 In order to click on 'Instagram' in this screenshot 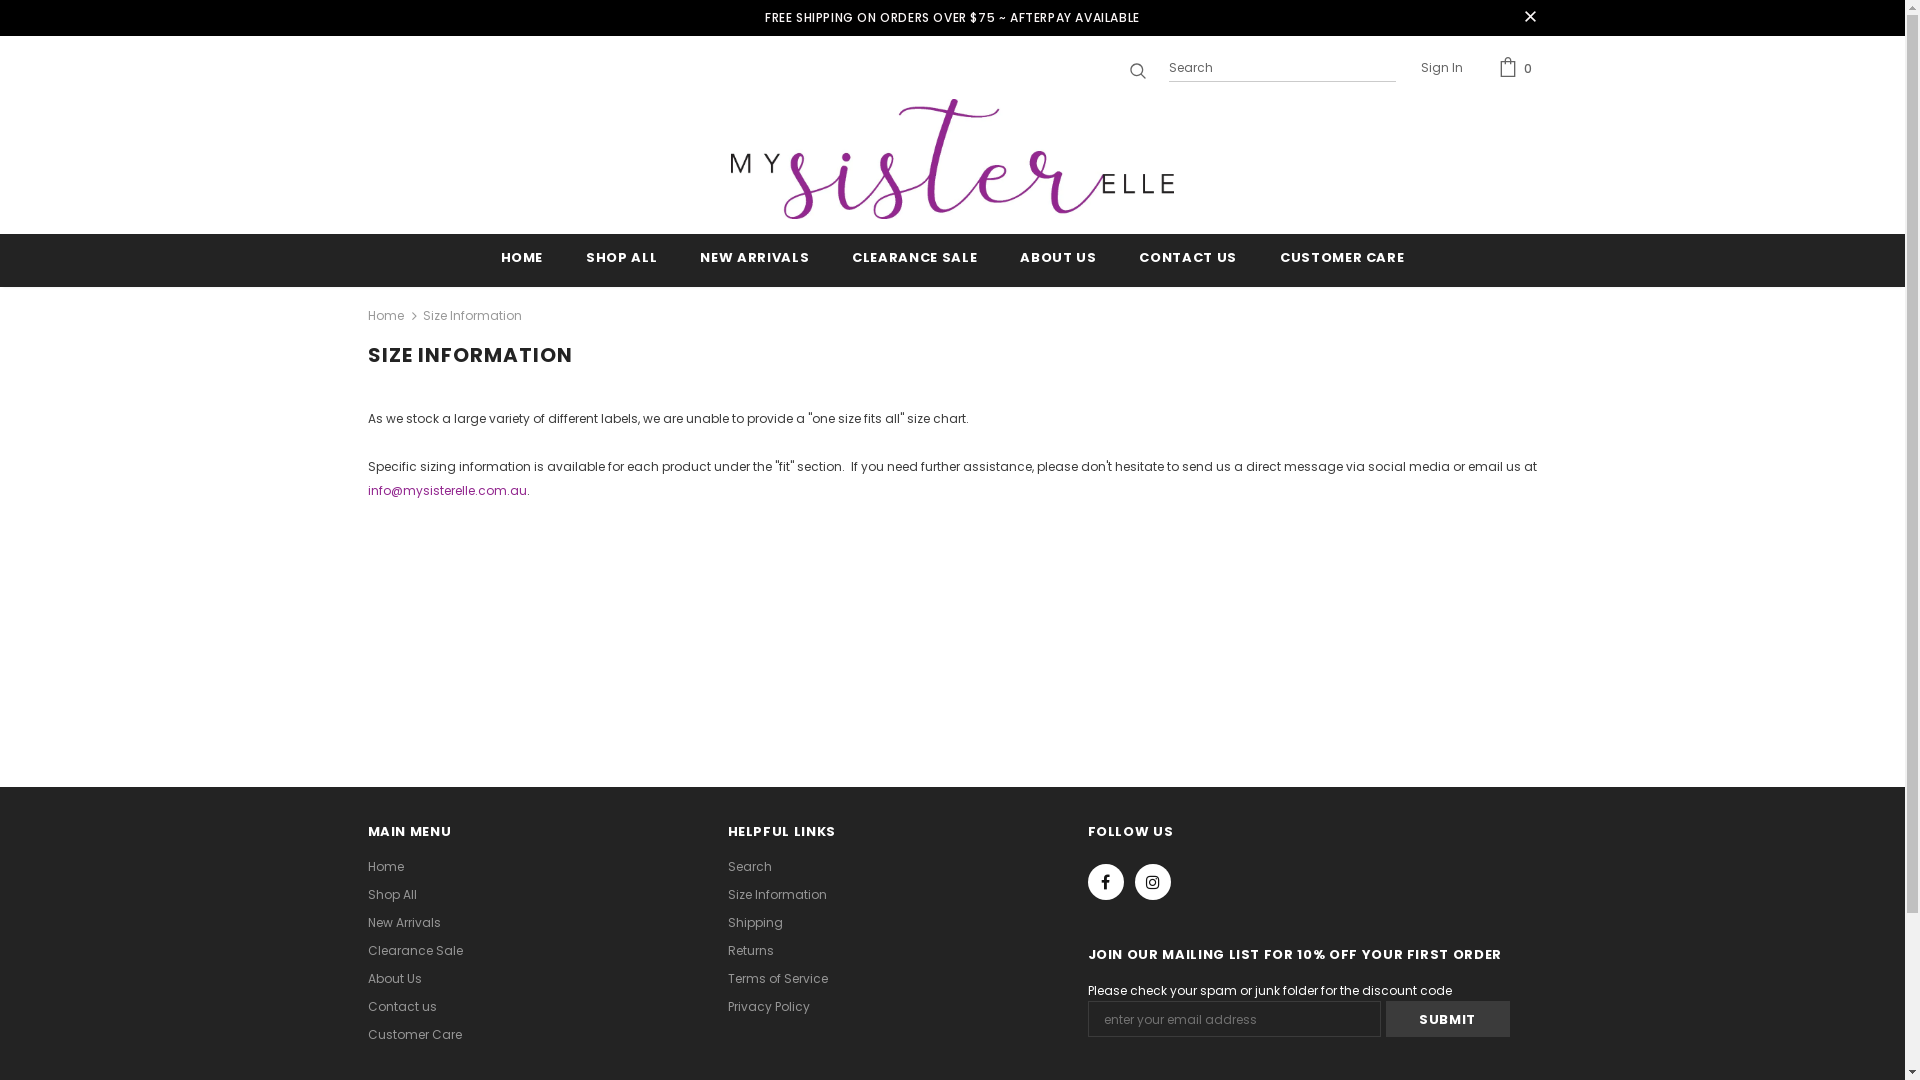, I will do `click(1152, 881)`.